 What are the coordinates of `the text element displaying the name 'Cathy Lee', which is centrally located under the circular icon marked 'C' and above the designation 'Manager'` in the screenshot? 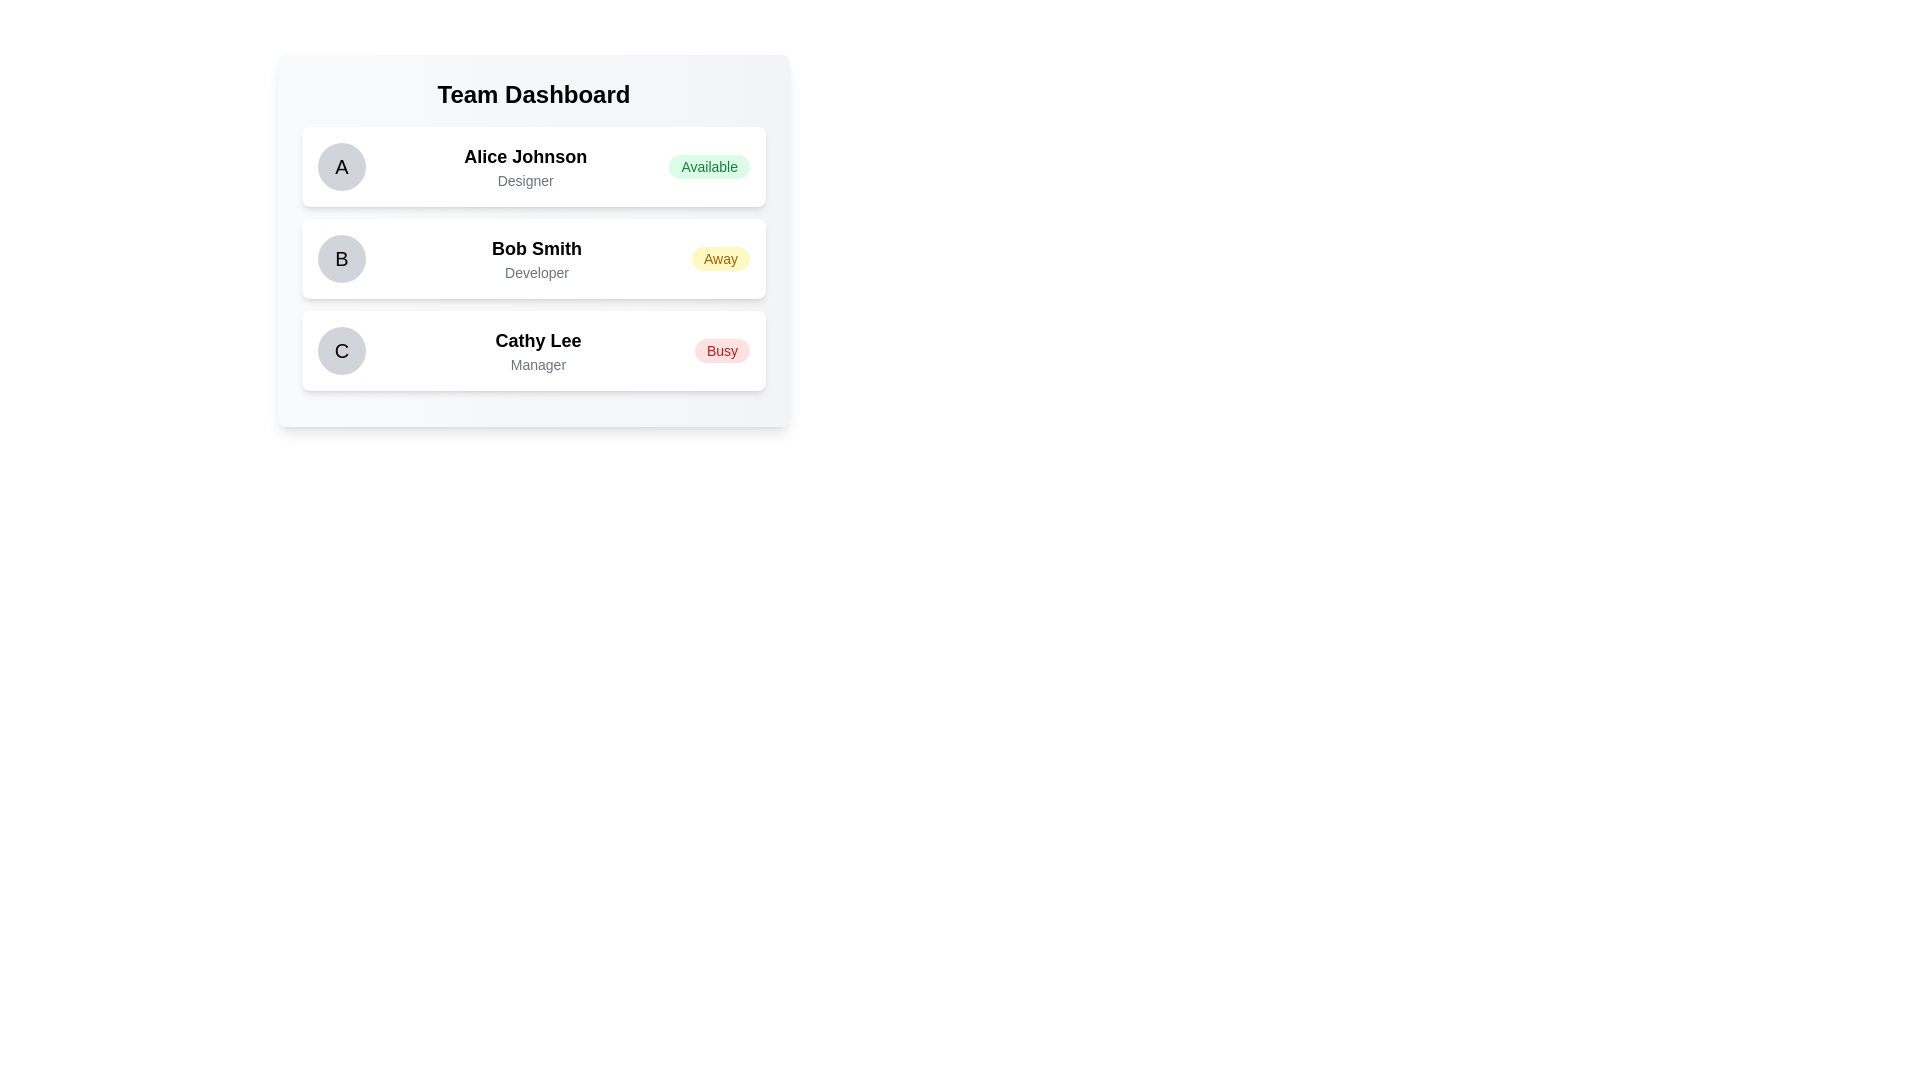 It's located at (538, 339).